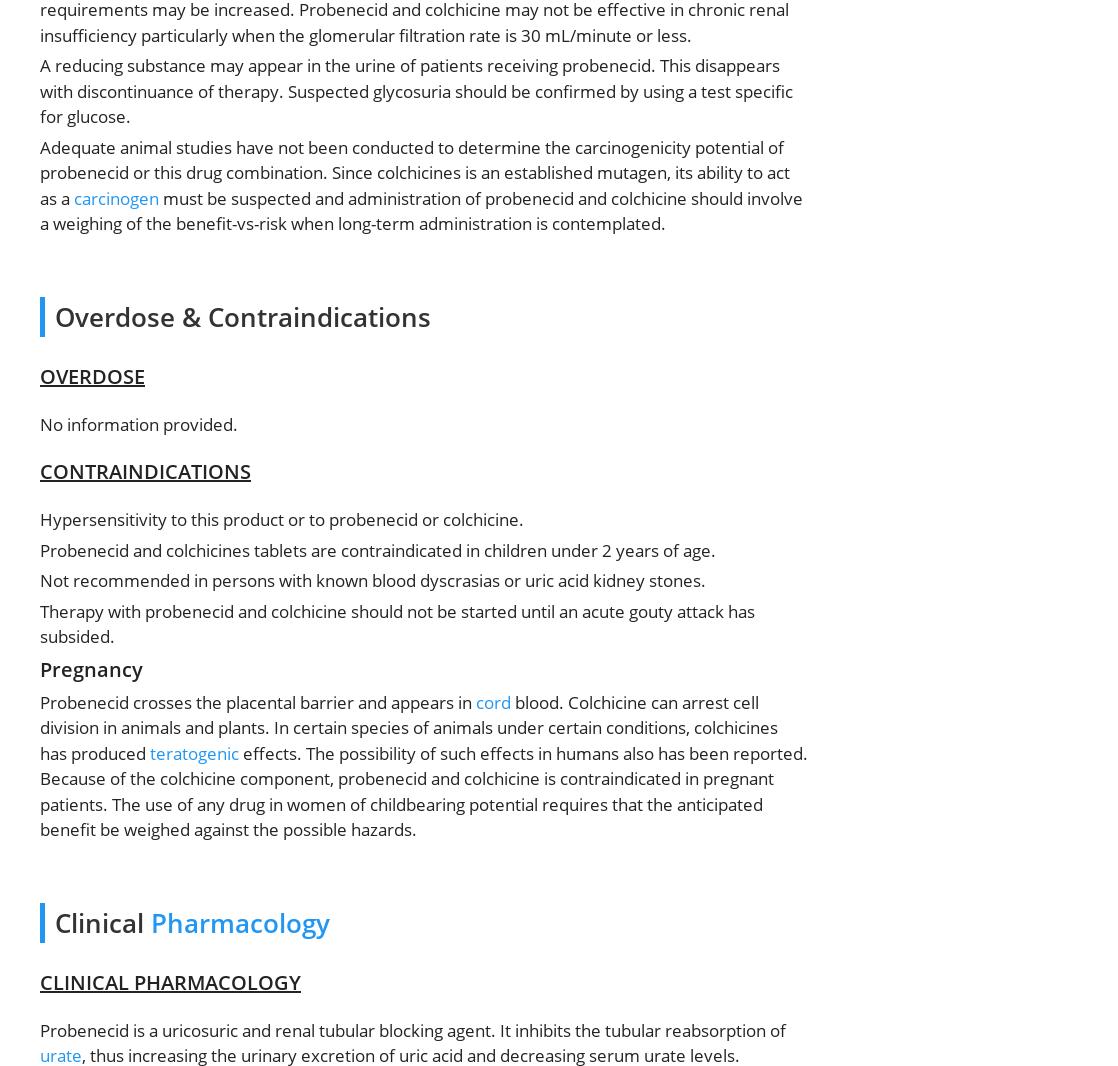 This screenshot has height=1066, width=1118. Describe the element at coordinates (40, 667) in the screenshot. I see `'Pregnancy'` at that location.